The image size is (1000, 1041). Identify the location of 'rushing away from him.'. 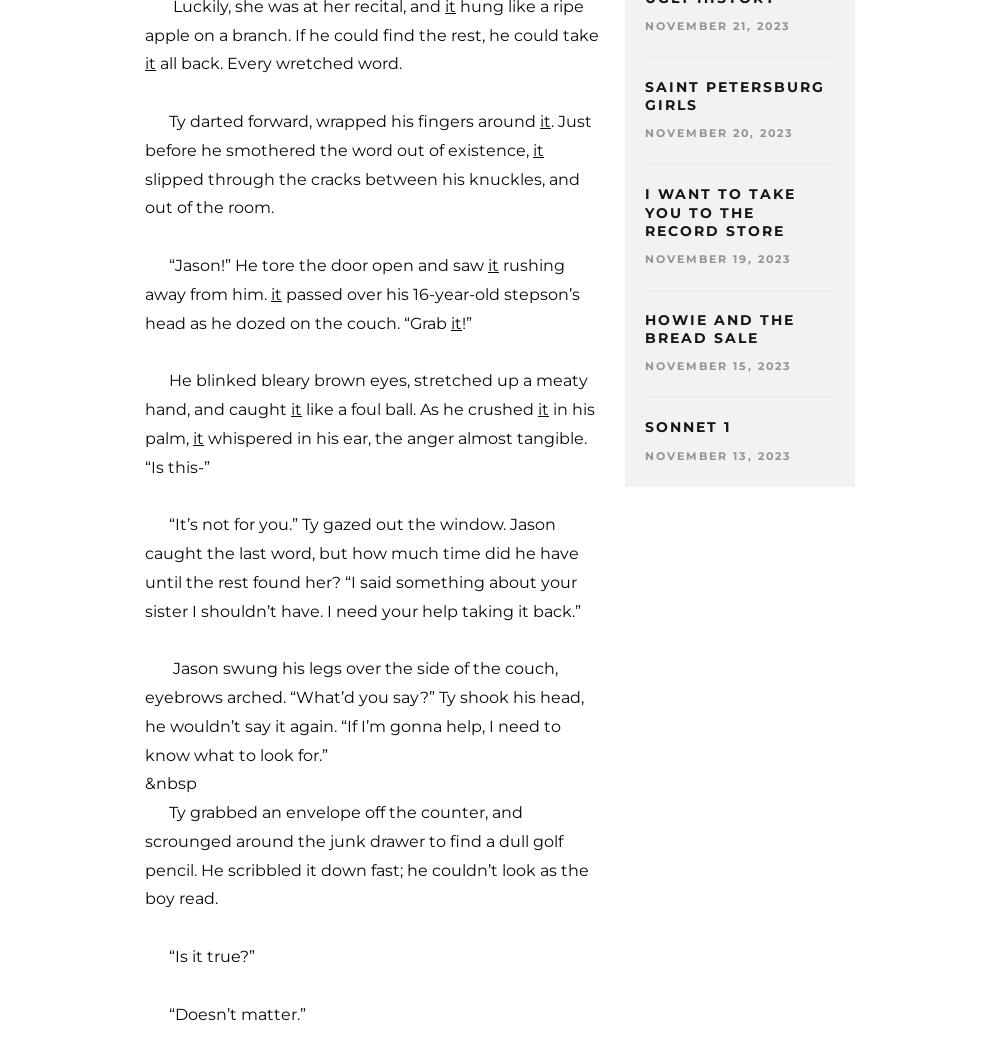
(145, 277).